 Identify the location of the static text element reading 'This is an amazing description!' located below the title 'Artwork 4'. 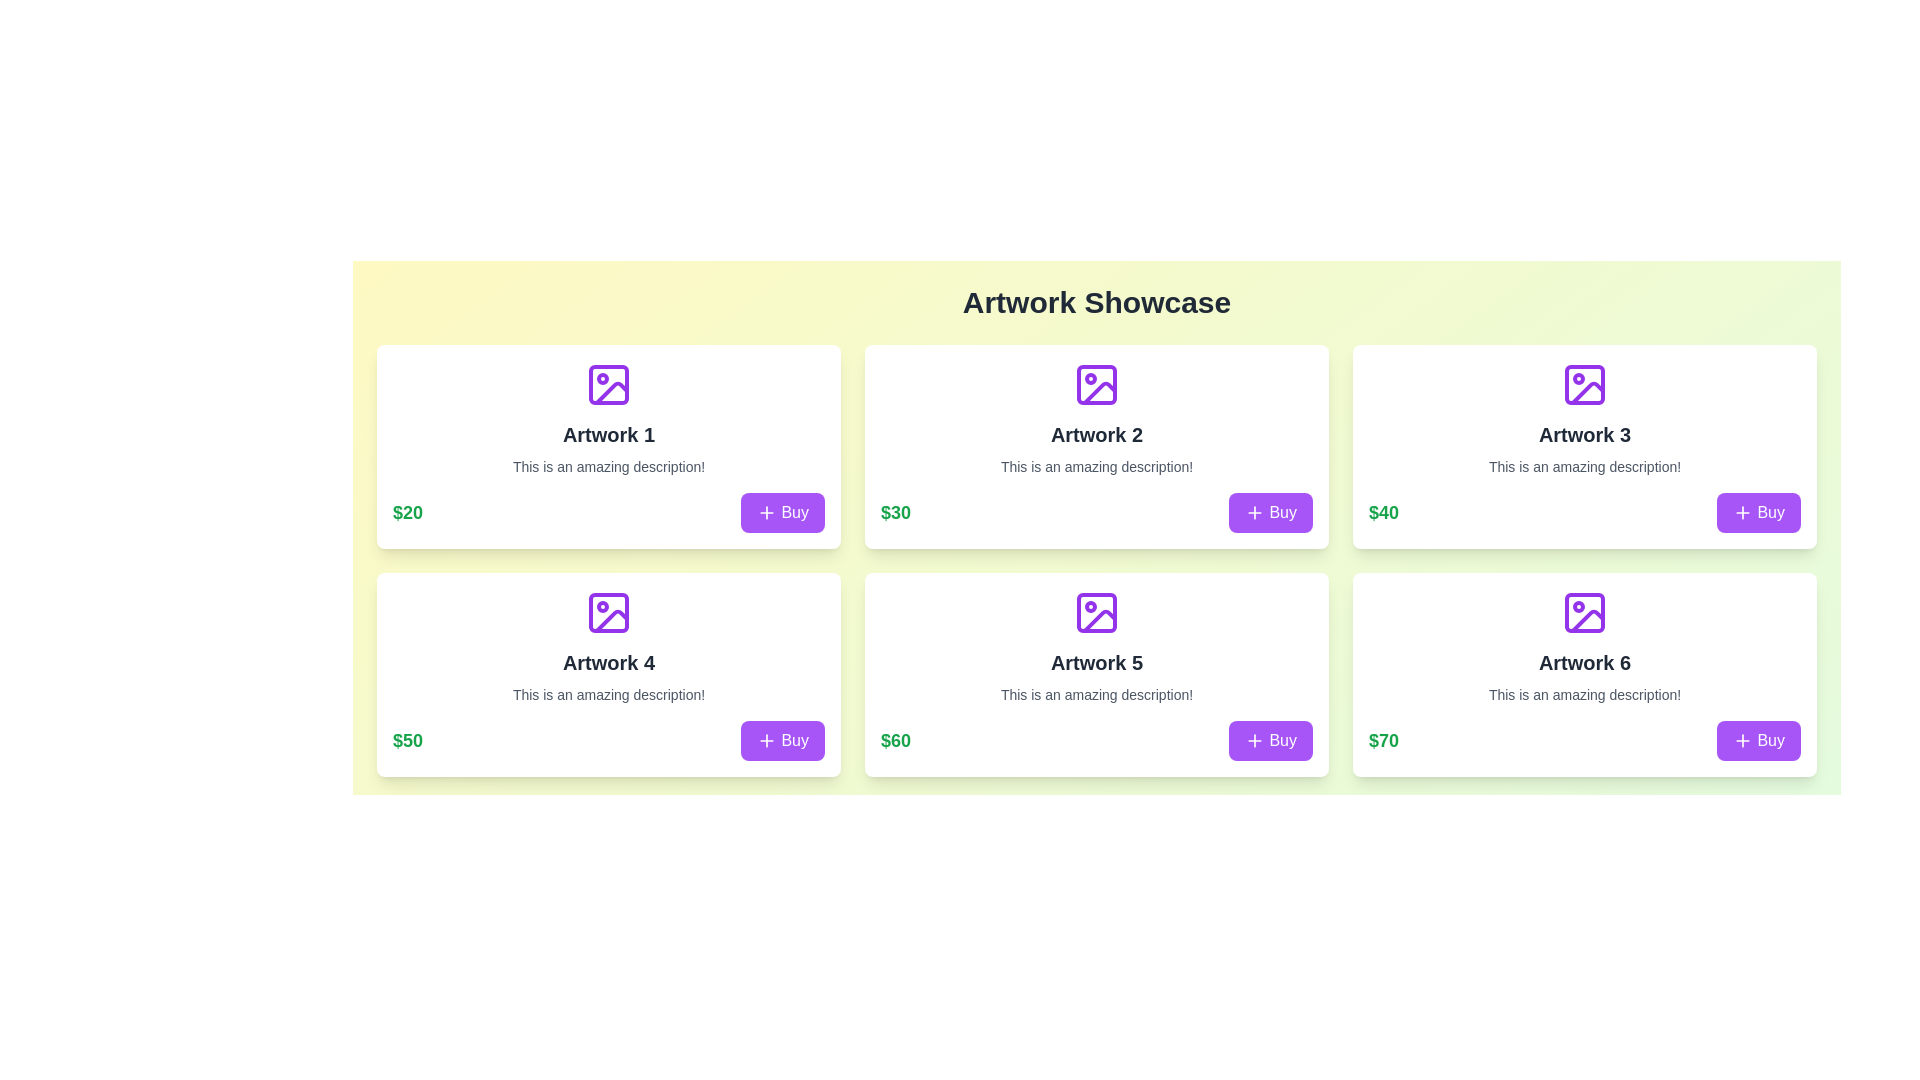
(608, 693).